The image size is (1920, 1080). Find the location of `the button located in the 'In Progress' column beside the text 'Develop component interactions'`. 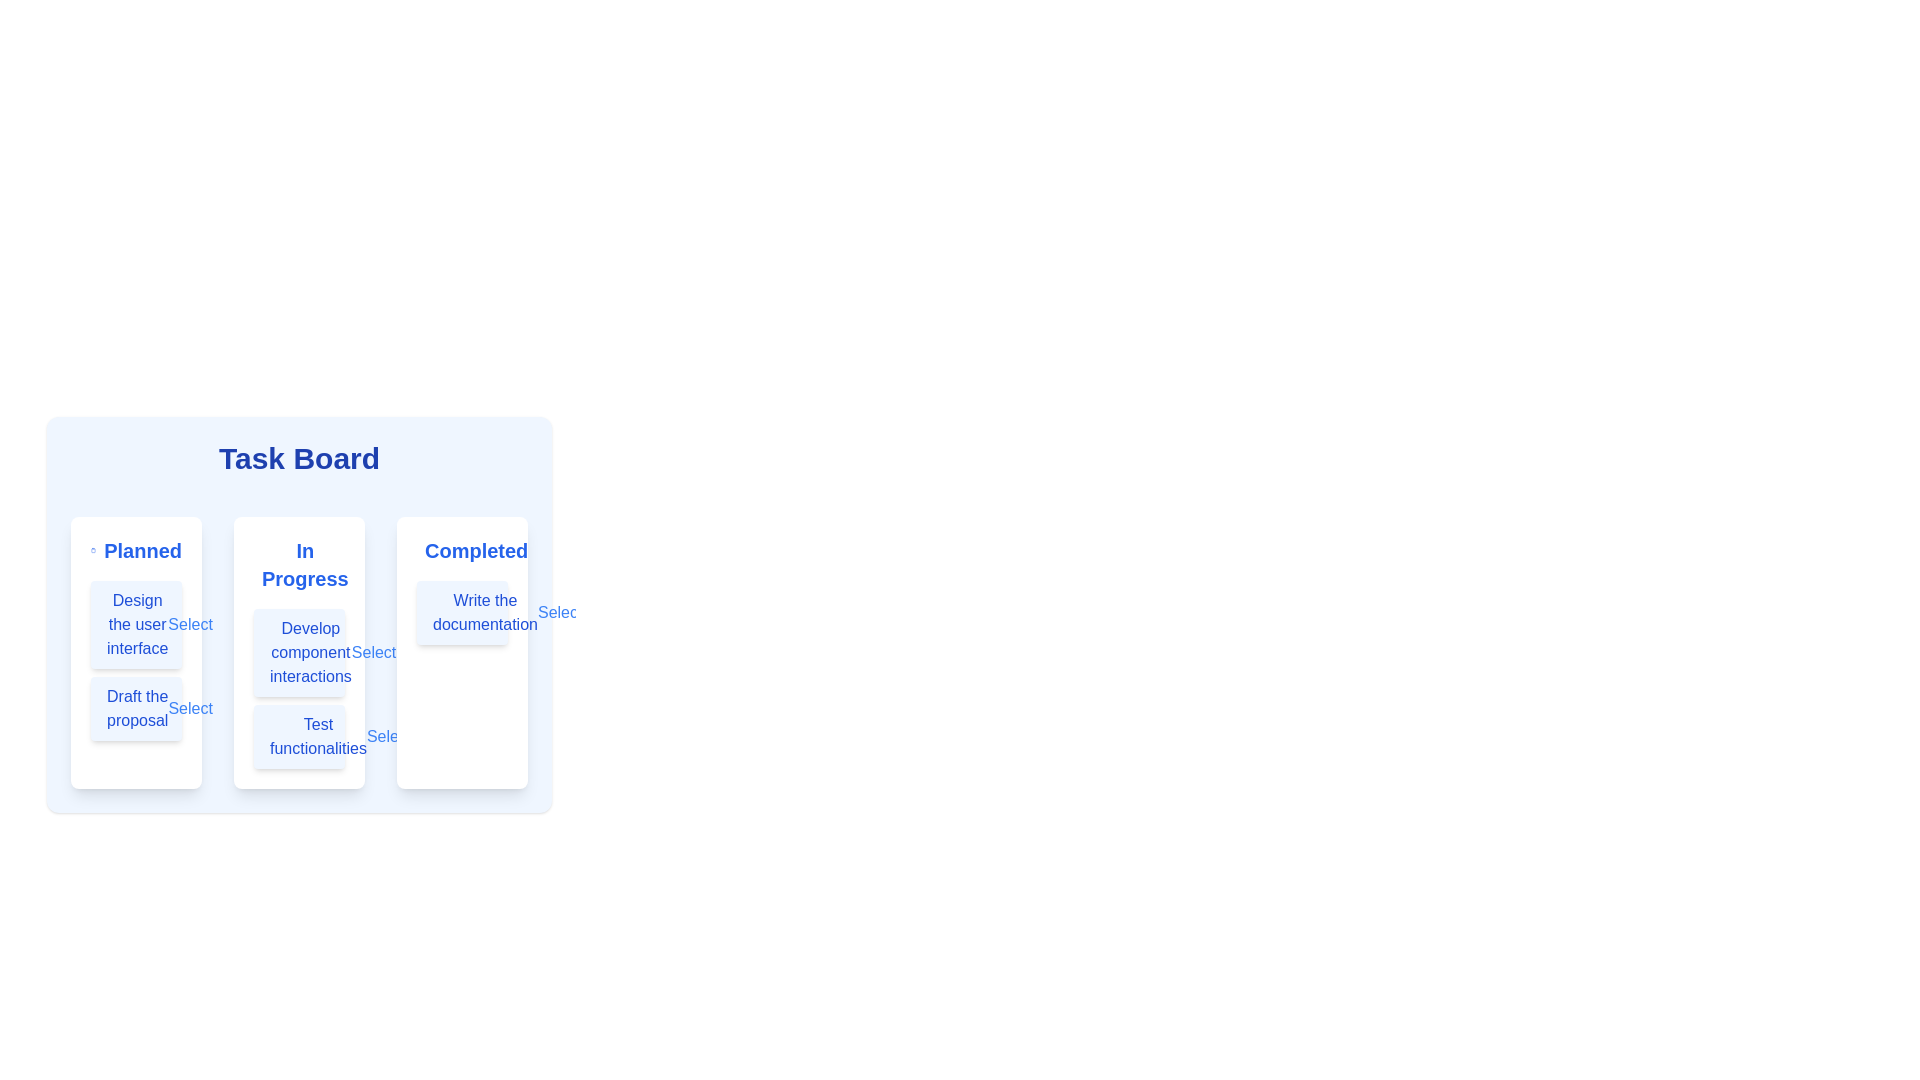

the button located in the 'In Progress' column beside the text 'Develop component interactions' is located at coordinates (374, 652).